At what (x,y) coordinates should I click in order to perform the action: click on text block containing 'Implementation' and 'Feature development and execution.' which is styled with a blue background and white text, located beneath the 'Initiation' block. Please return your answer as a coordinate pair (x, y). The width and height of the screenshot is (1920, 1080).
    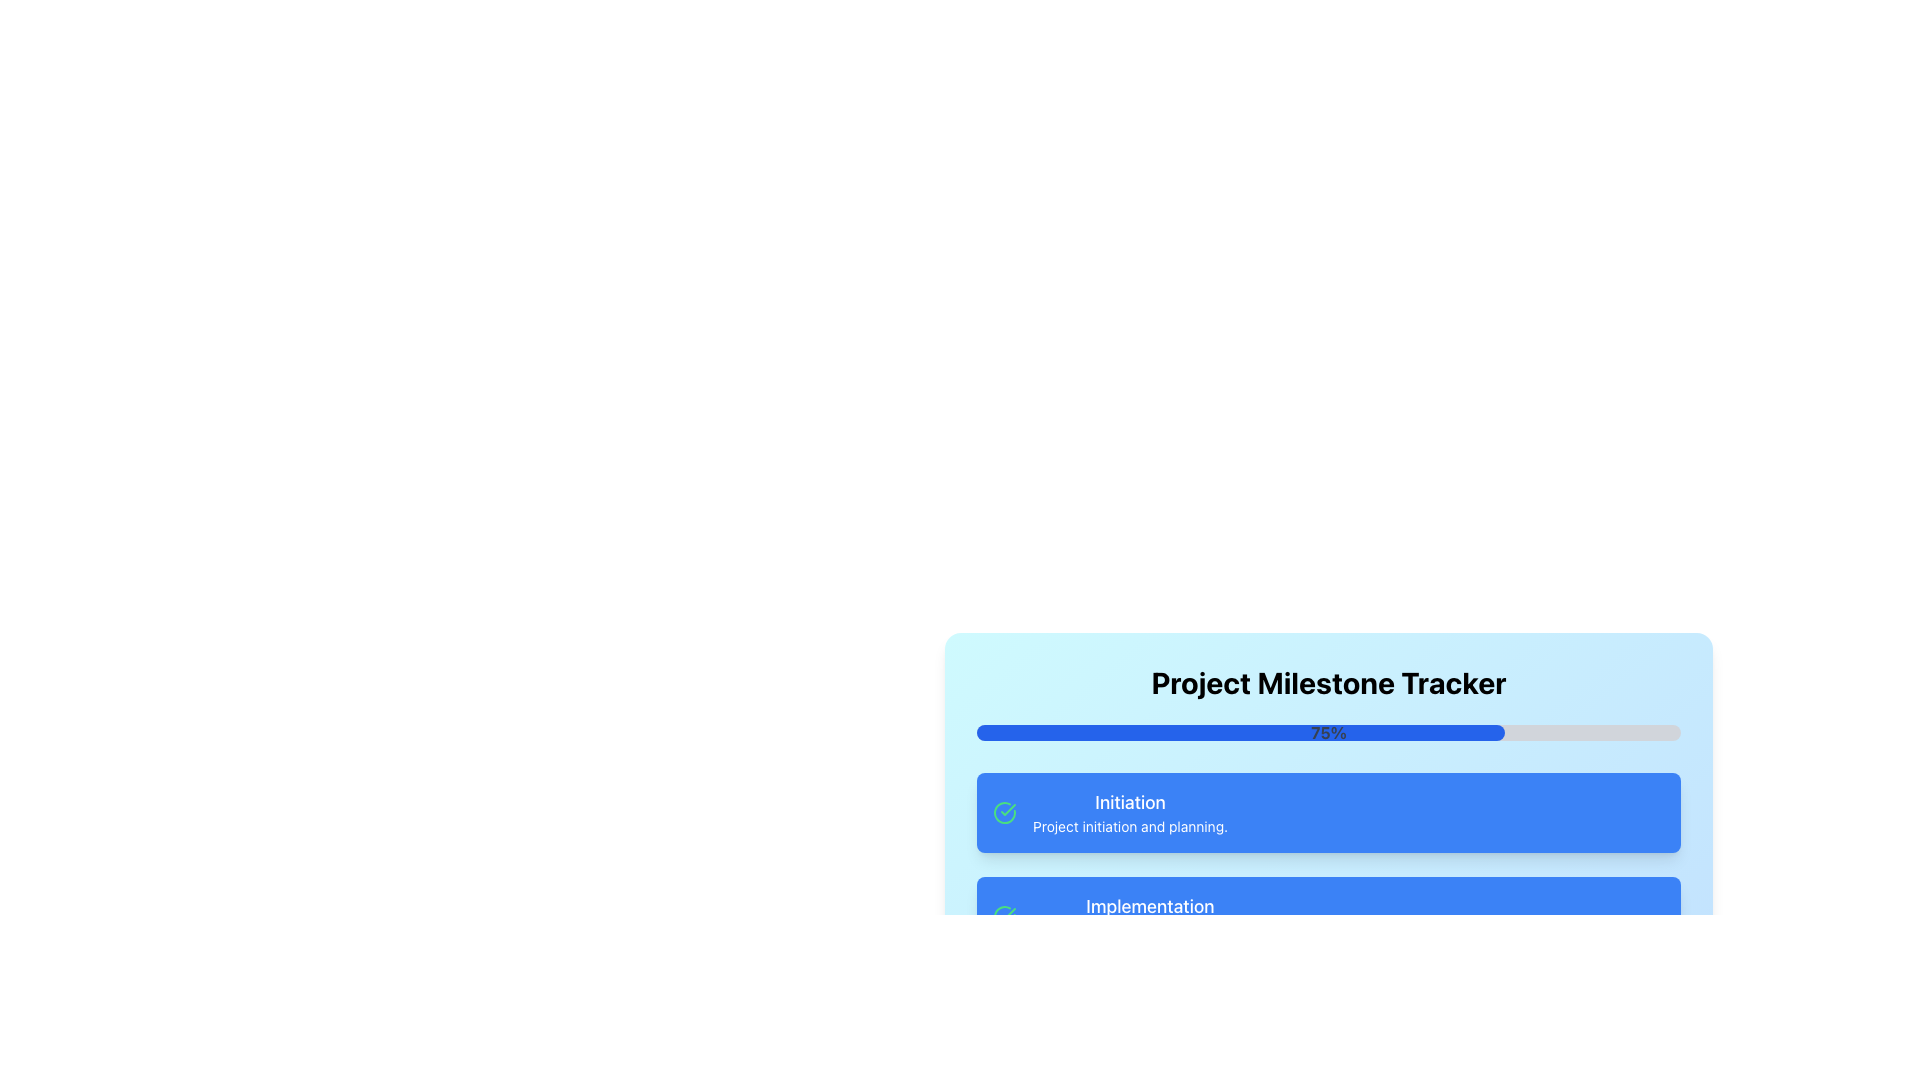
    Looking at the image, I should click on (1150, 917).